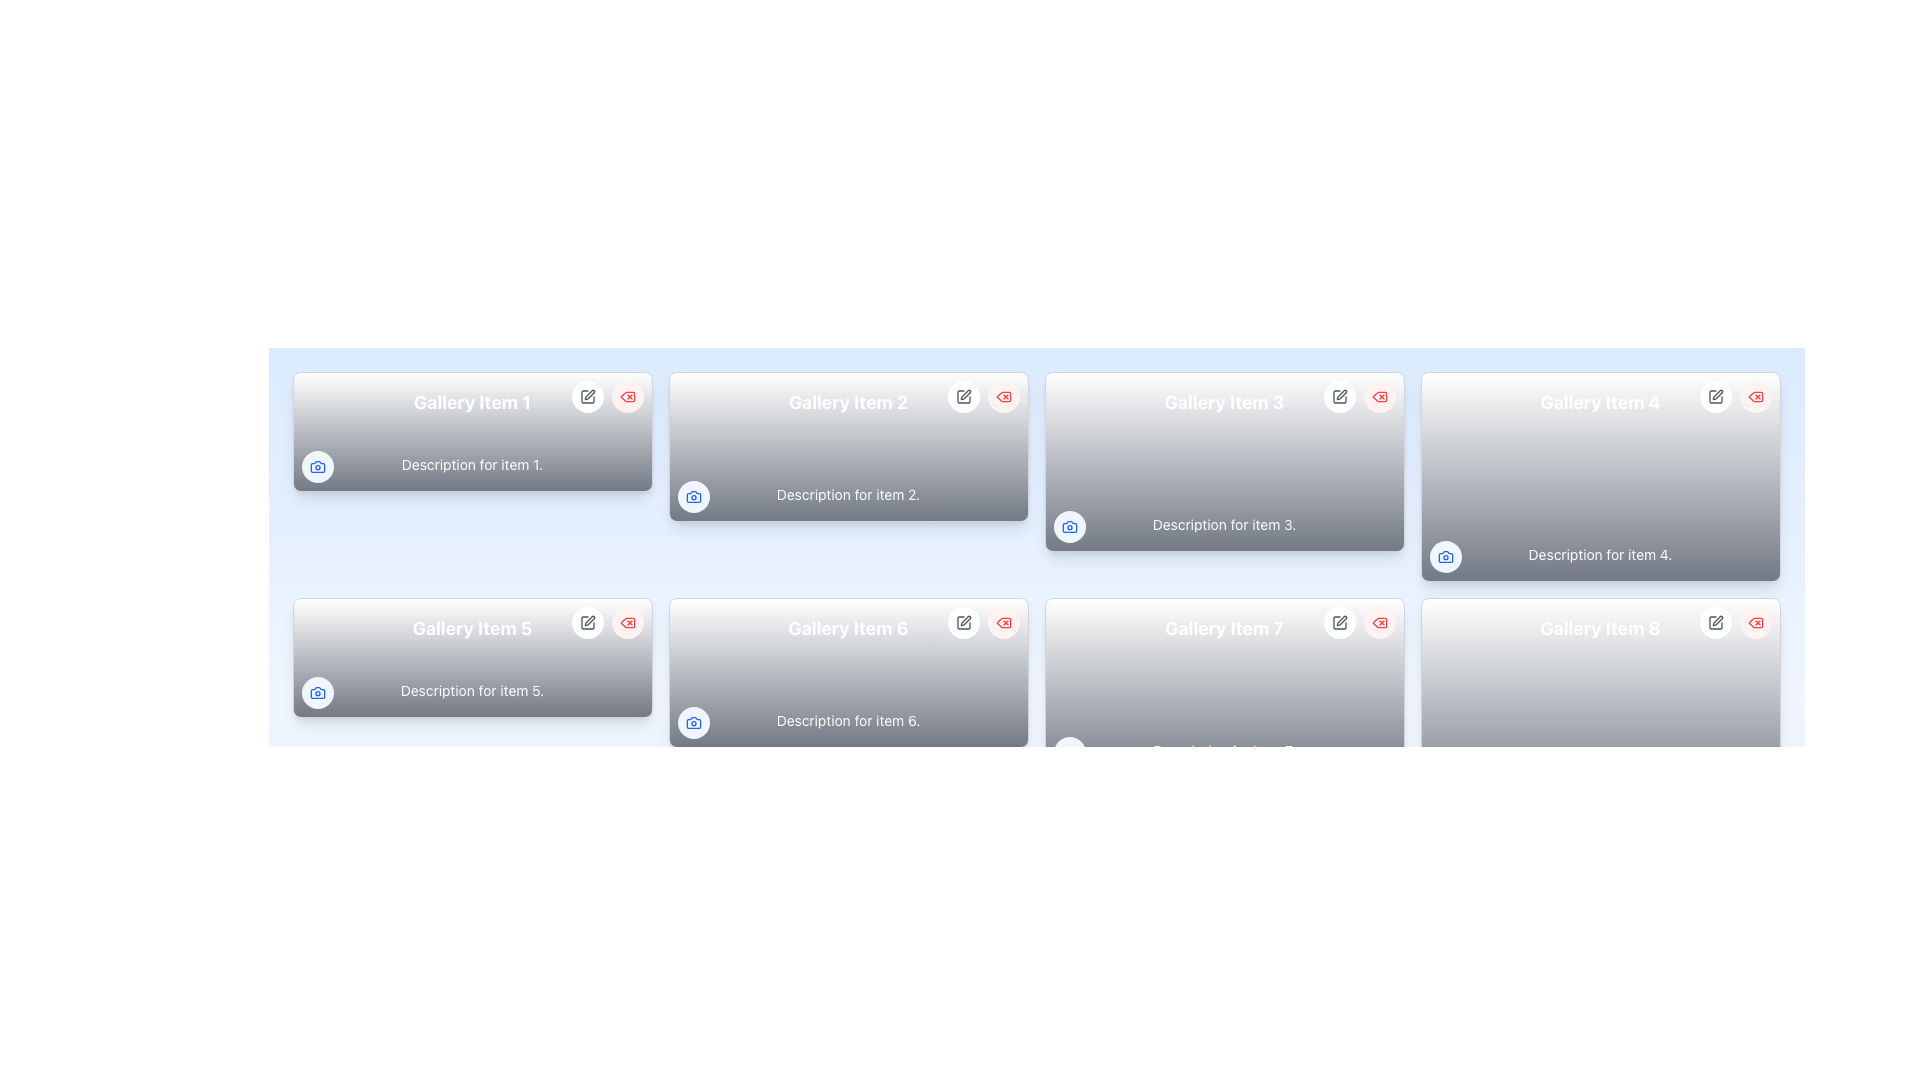 This screenshot has height=1080, width=1920. Describe the element at coordinates (1445, 556) in the screenshot. I see `the action button located at the bottom-left corner of the 'Gallery Item 4' card to observe any hover effects` at that location.